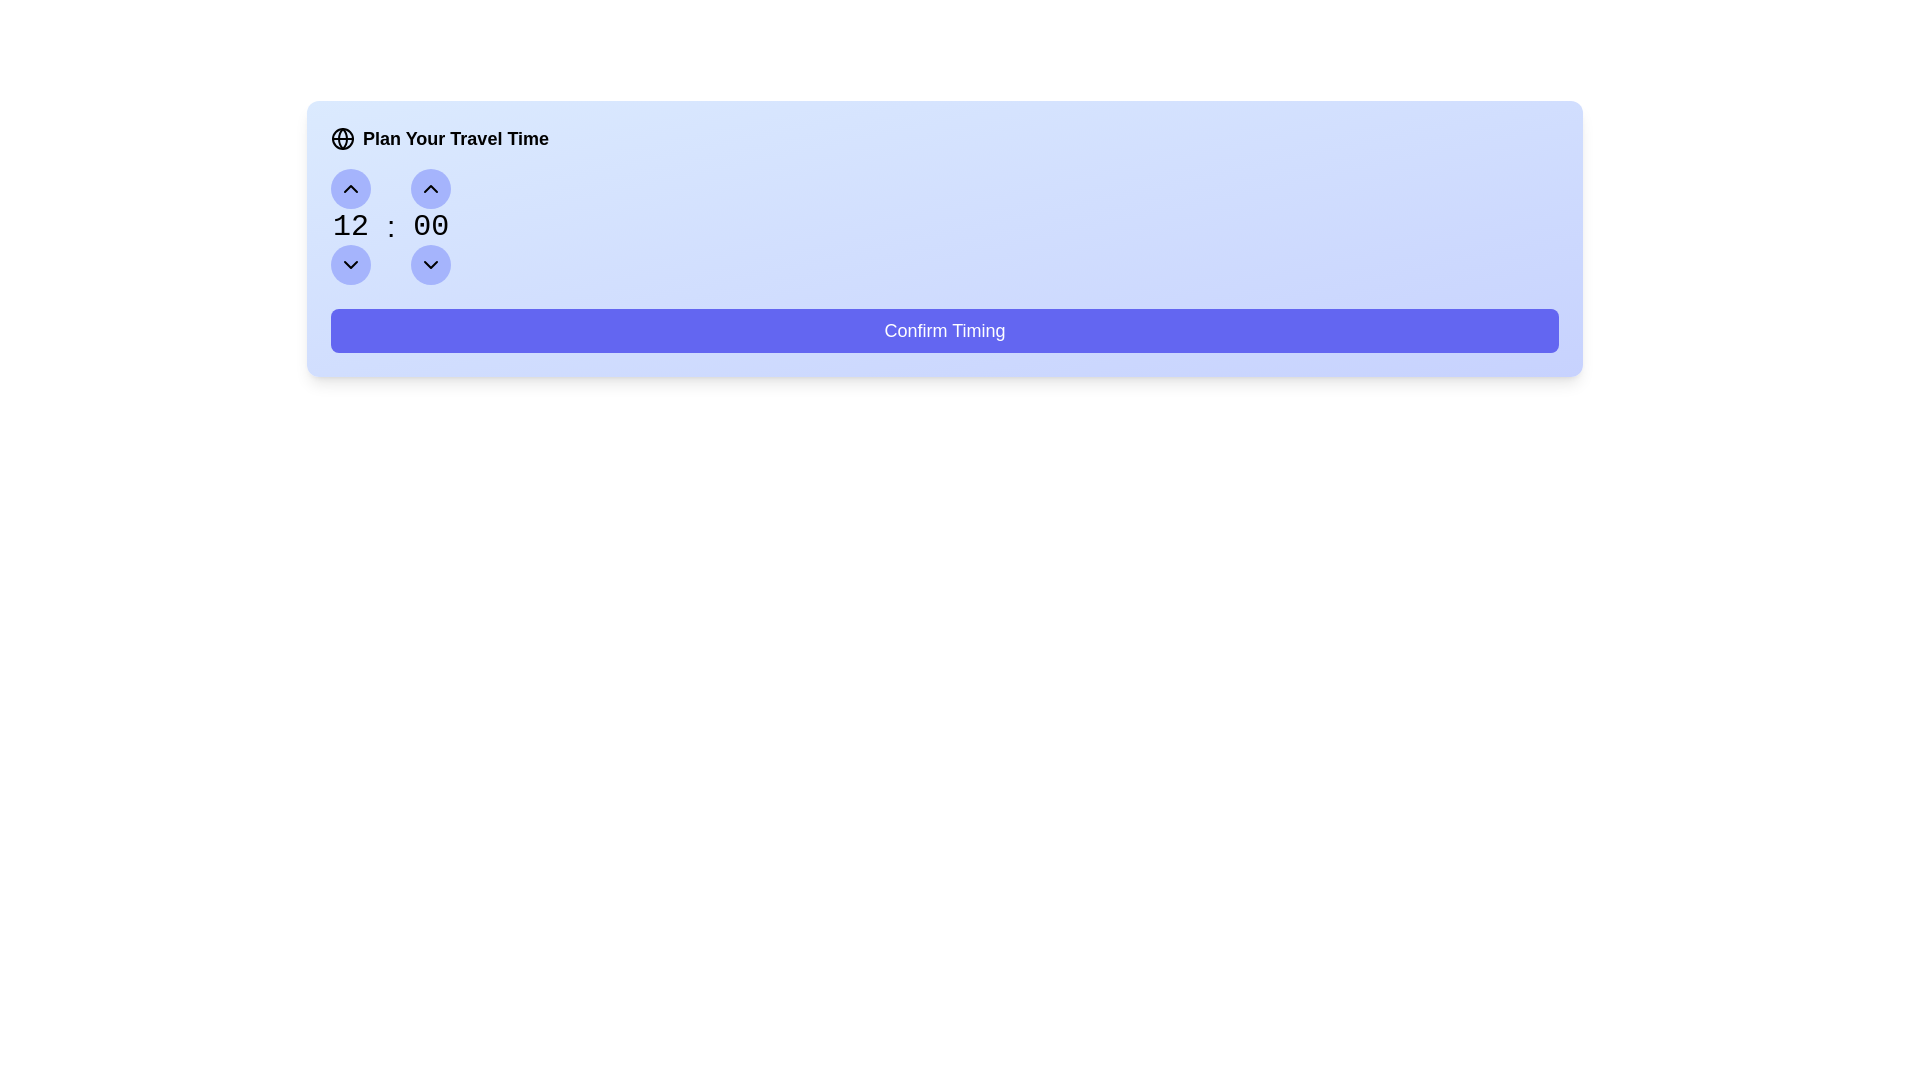  Describe the element at coordinates (350, 226) in the screenshot. I see `value displayed in the text label showing the number '12', which is centered in the first column of the two-segment time selector and located between an upward and downward arrow` at that location.